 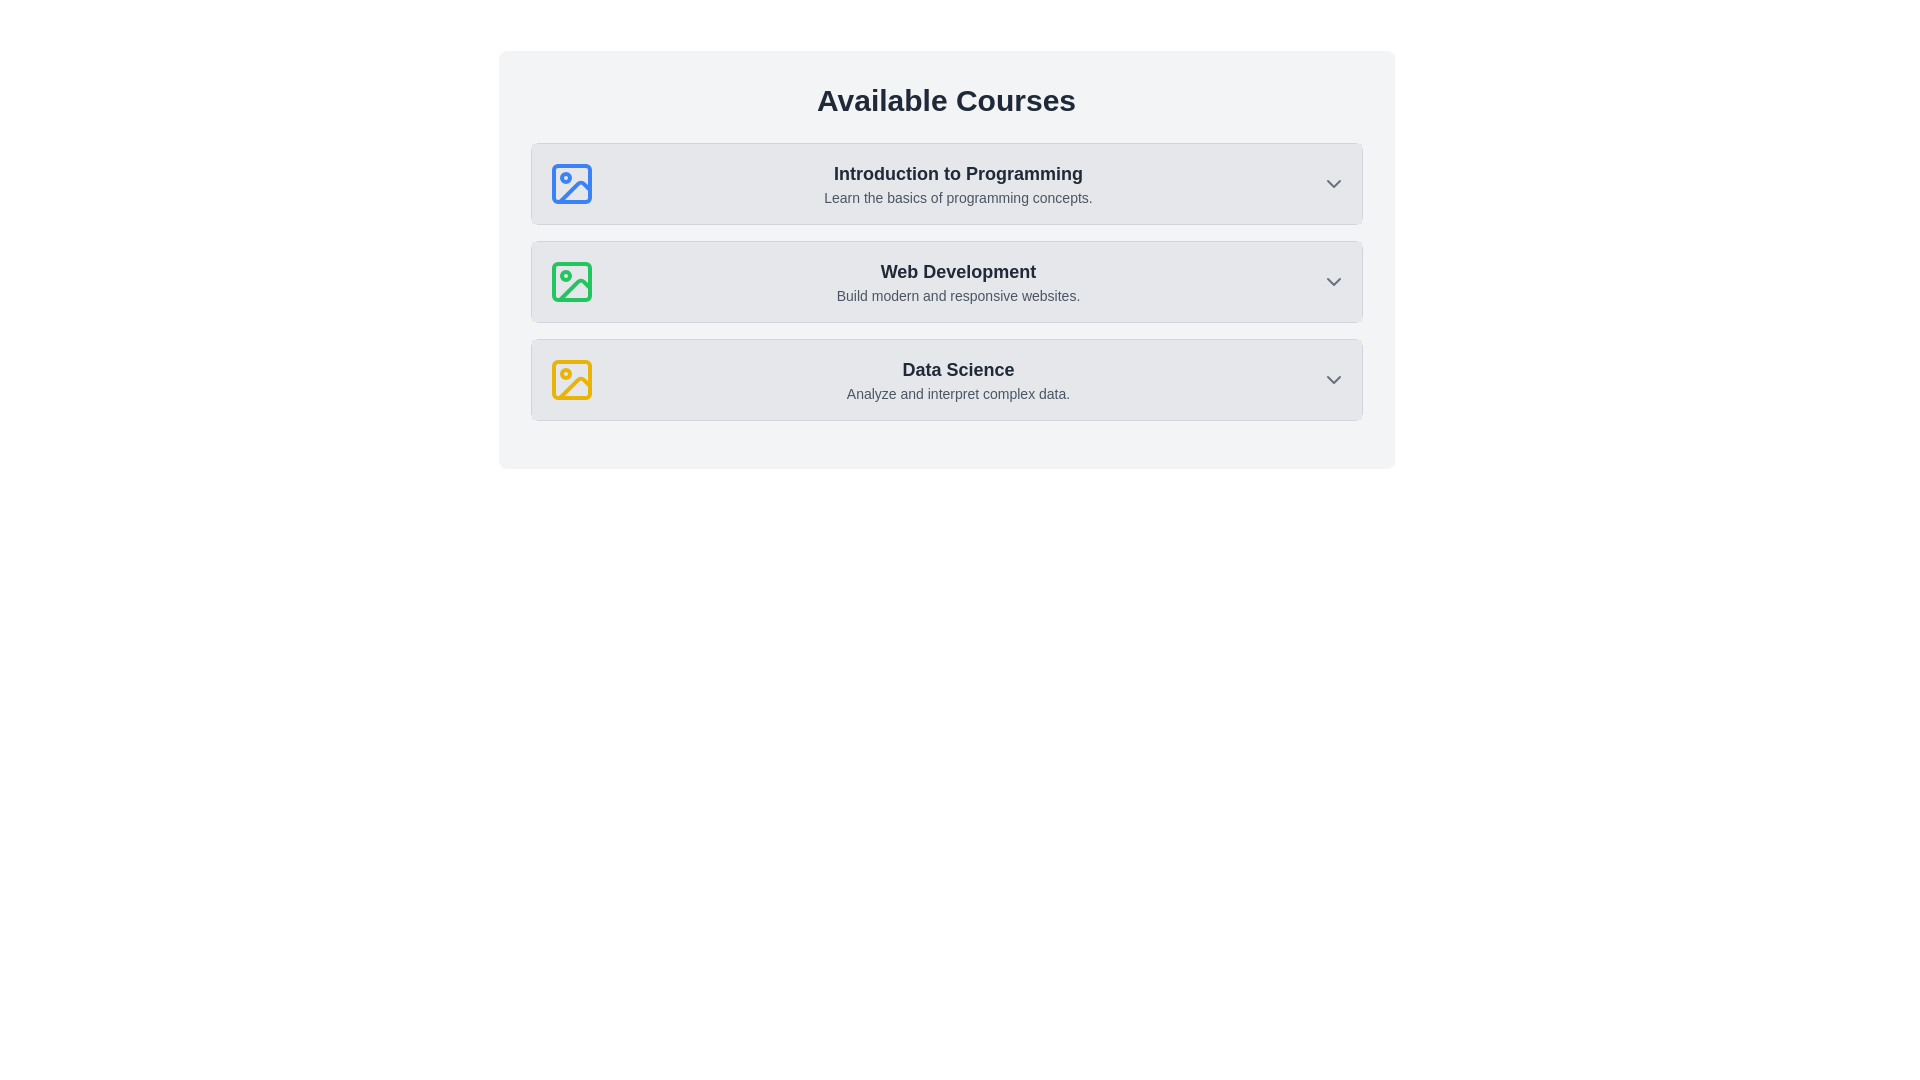 I want to click on the yellow outlined rounded rectangle element located within the bottom-most yellow-themed icon, positioned to the left of the 'Data Science' course title, so click(x=570, y=380).